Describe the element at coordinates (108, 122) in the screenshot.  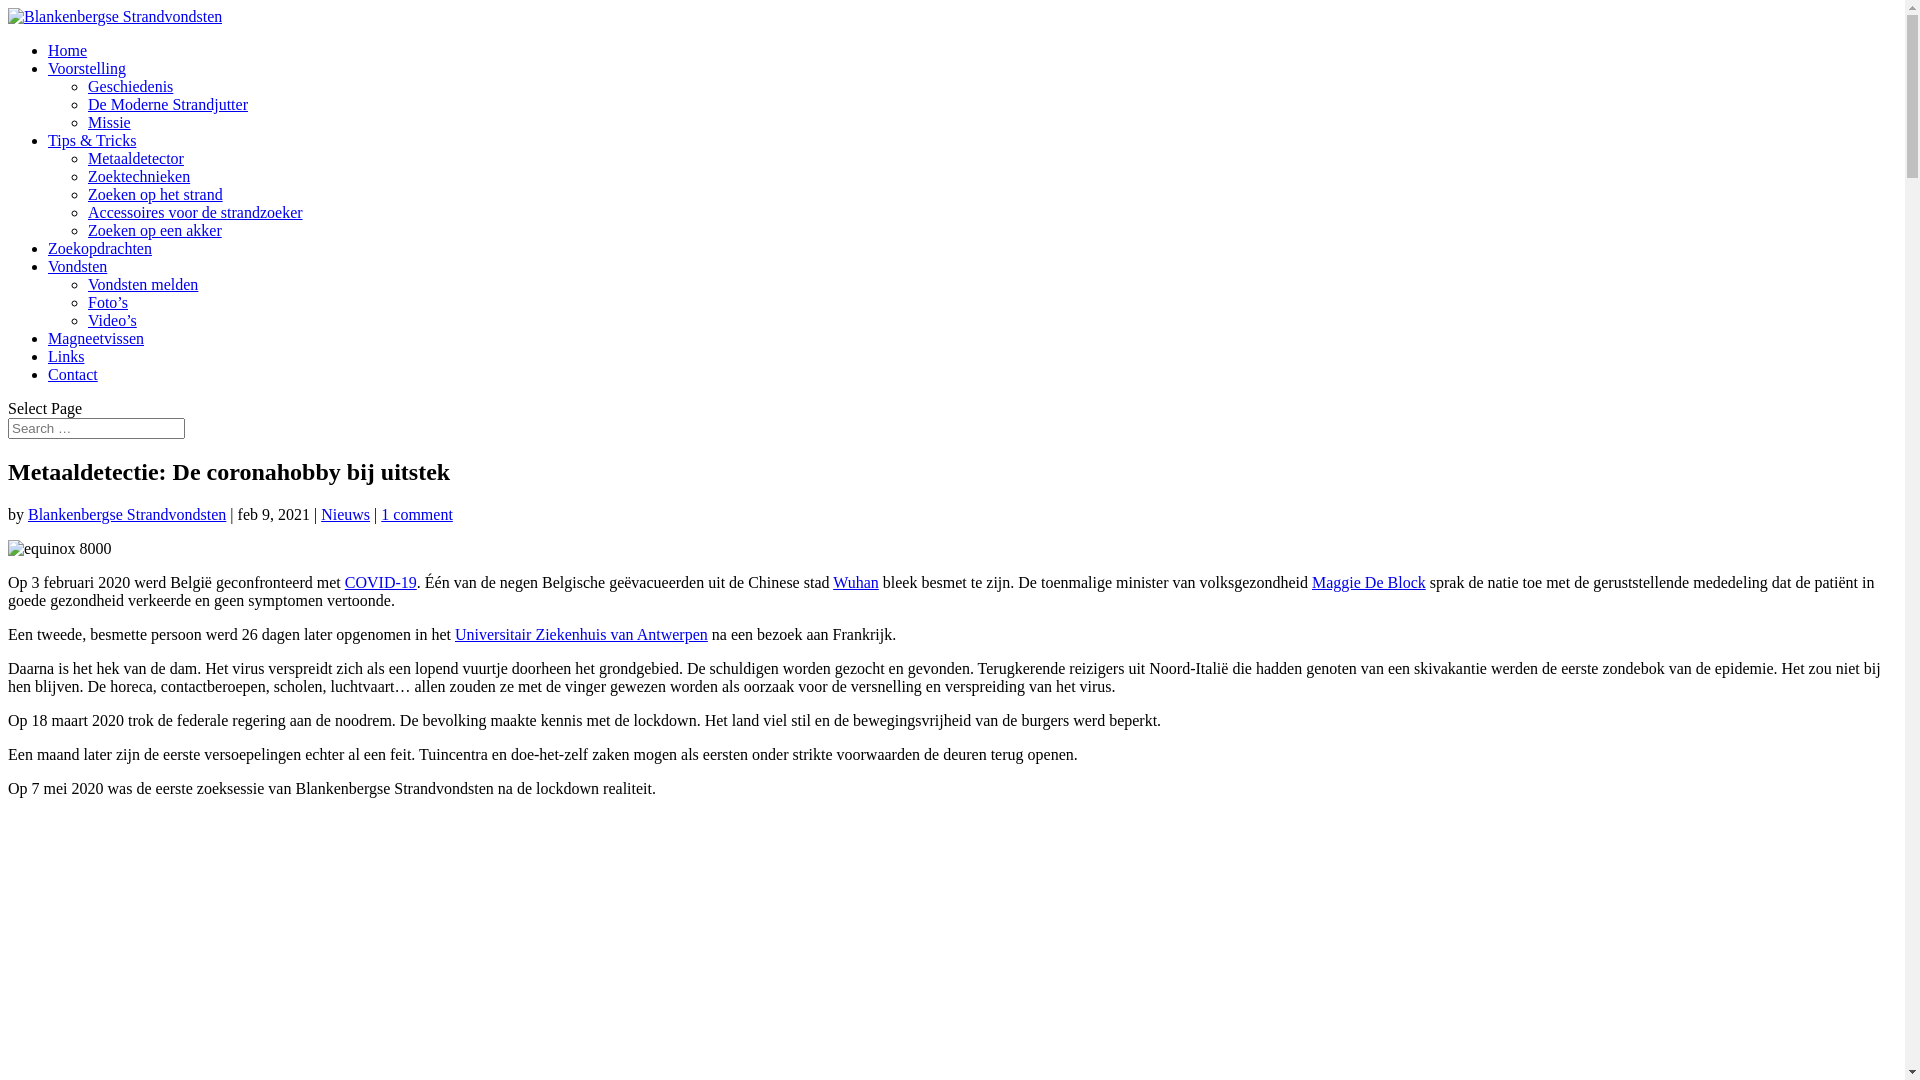
I see `'Missie'` at that location.